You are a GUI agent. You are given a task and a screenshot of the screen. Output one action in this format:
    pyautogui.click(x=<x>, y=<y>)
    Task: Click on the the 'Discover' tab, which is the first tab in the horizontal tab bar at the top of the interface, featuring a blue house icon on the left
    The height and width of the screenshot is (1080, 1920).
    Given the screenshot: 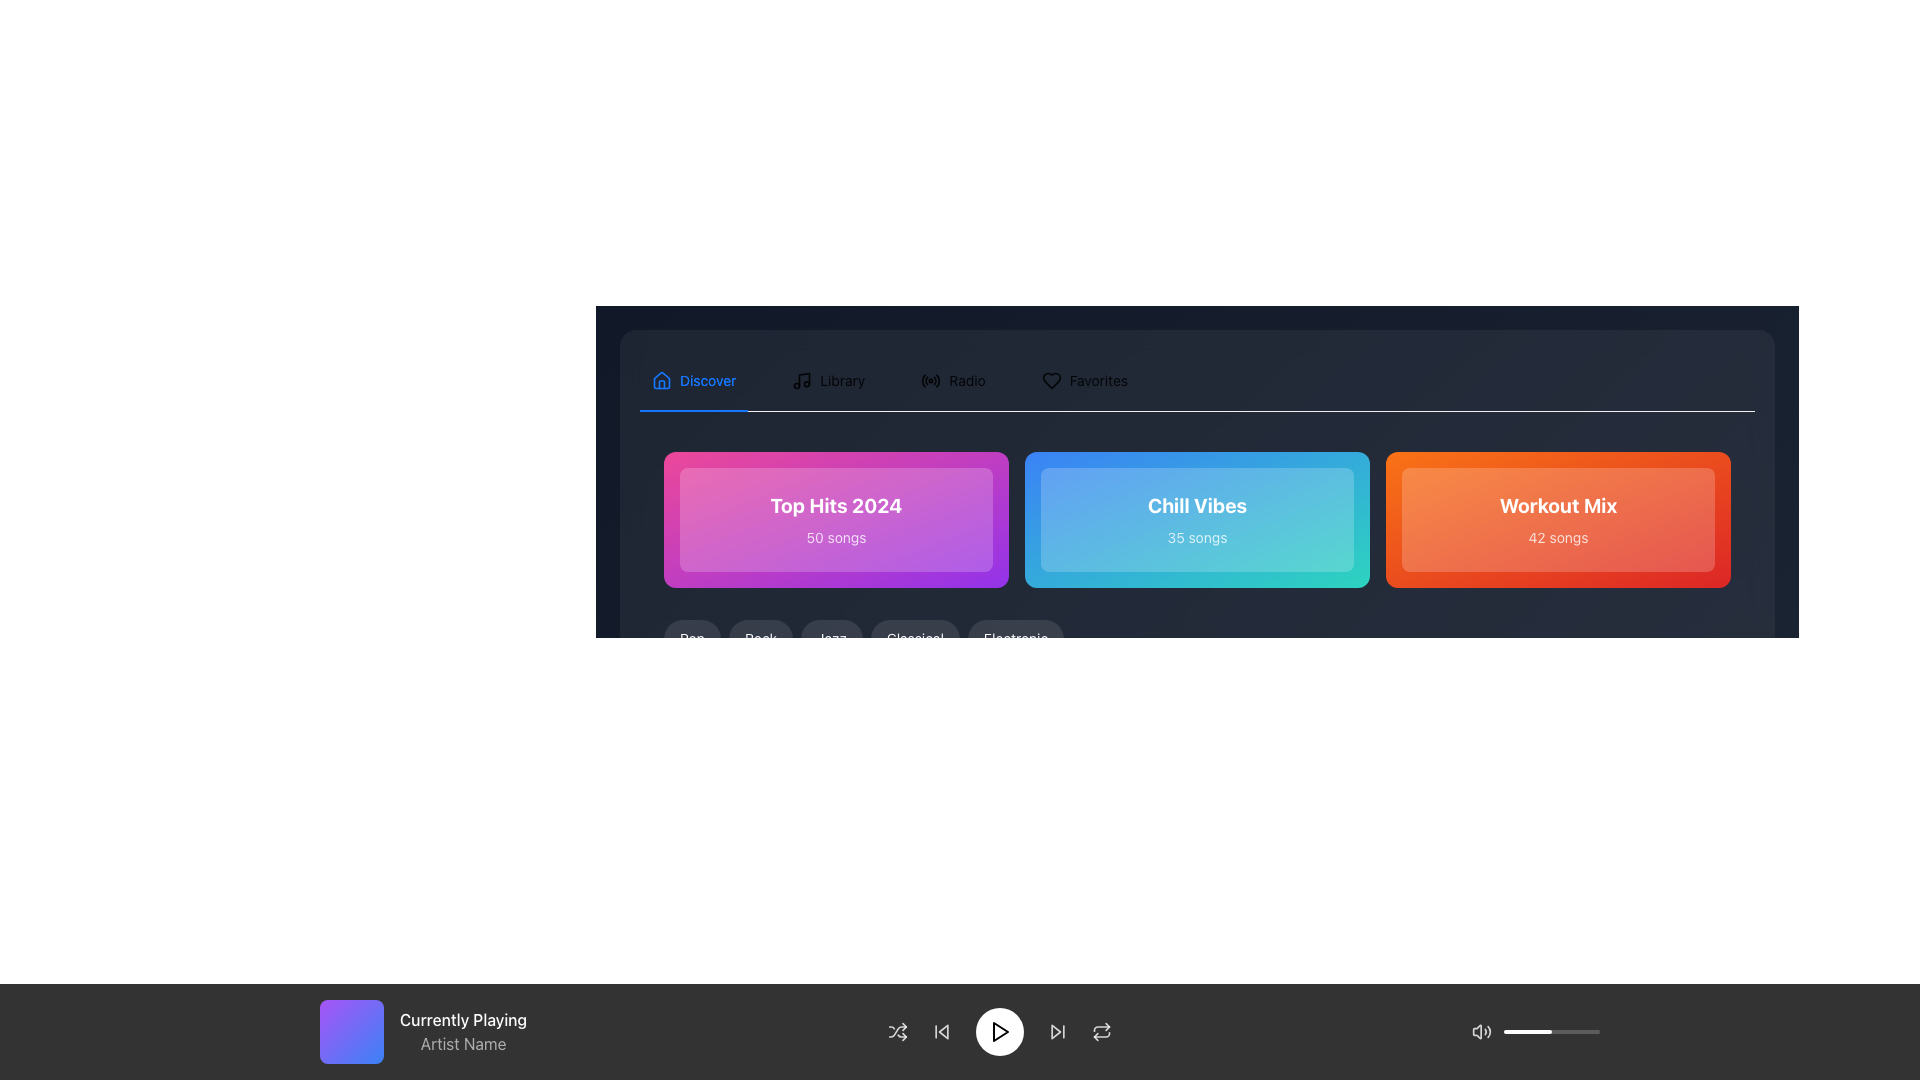 What is the action you would take?
    pyautogui.click(x=694, y=381)
    